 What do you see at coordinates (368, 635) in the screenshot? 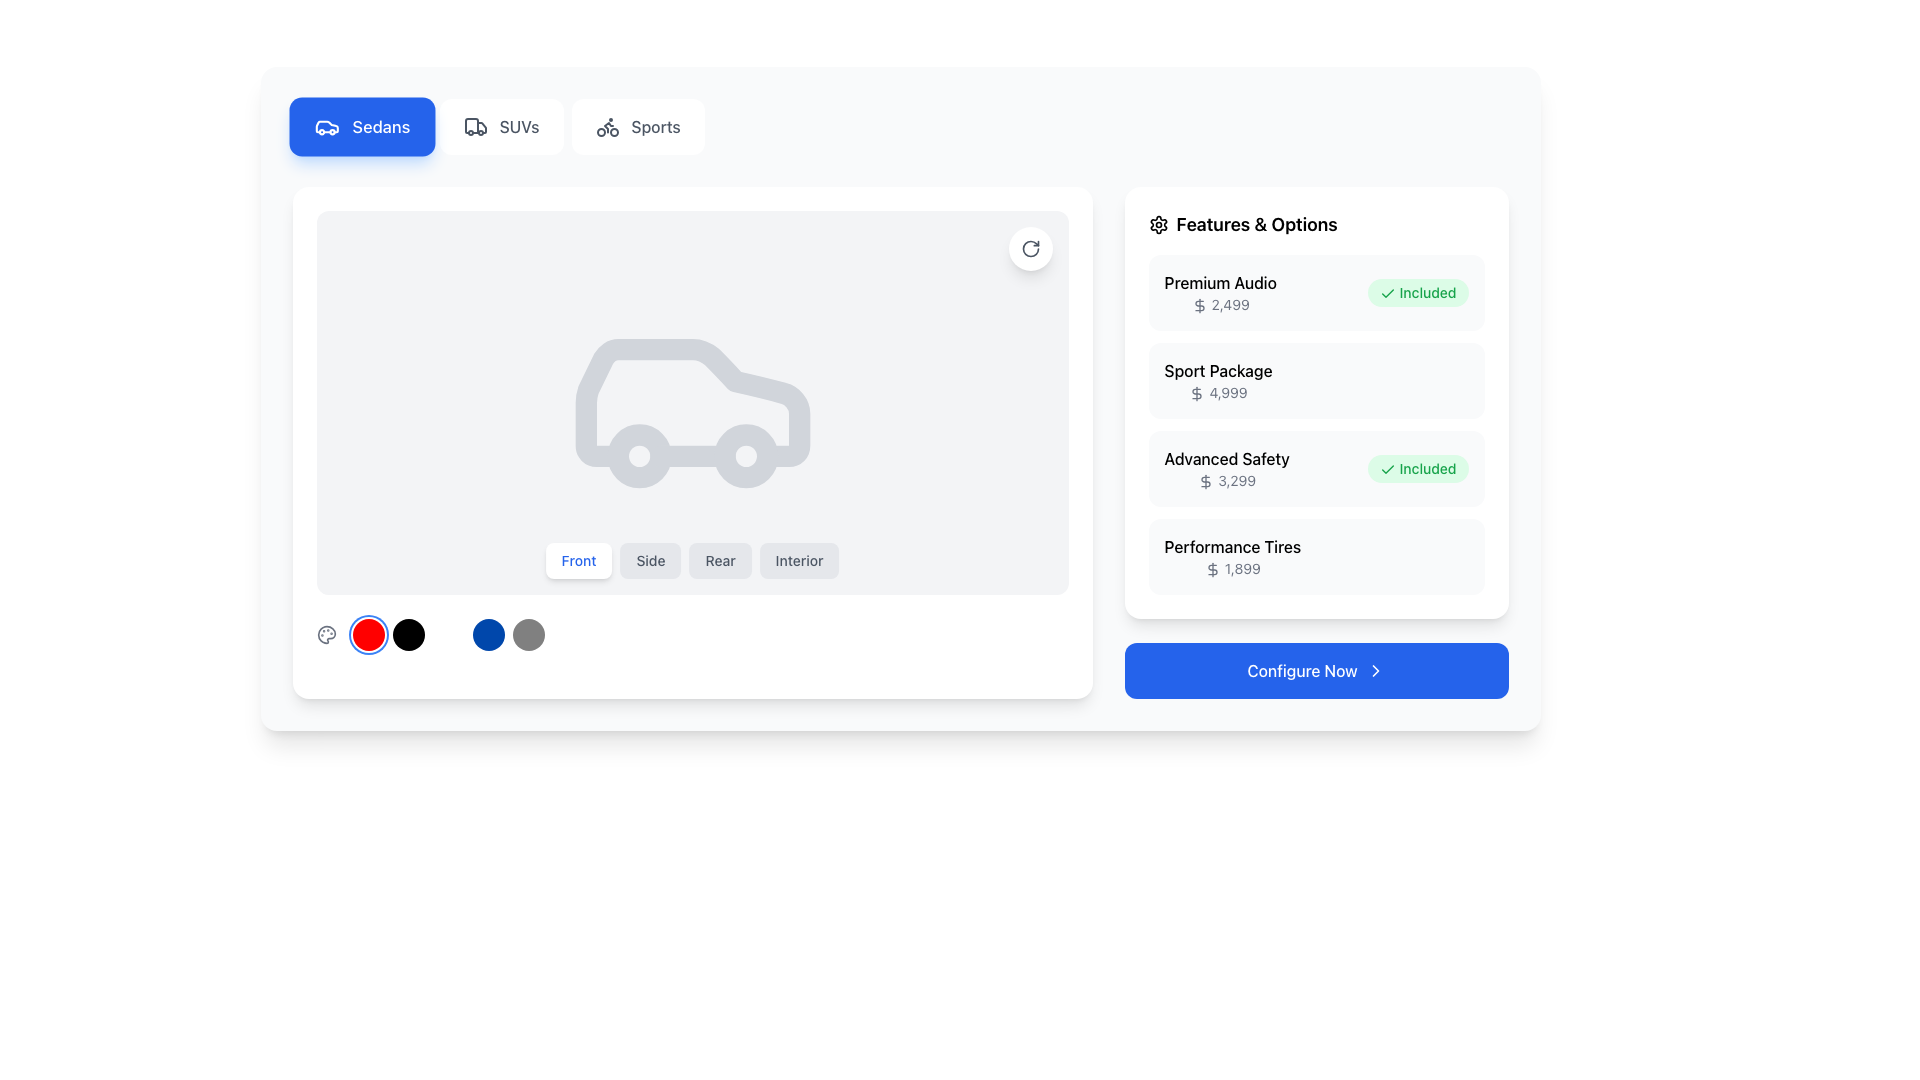
I see `the first interactive color option button in the row of five buttons` at bounding box center [368, 635].